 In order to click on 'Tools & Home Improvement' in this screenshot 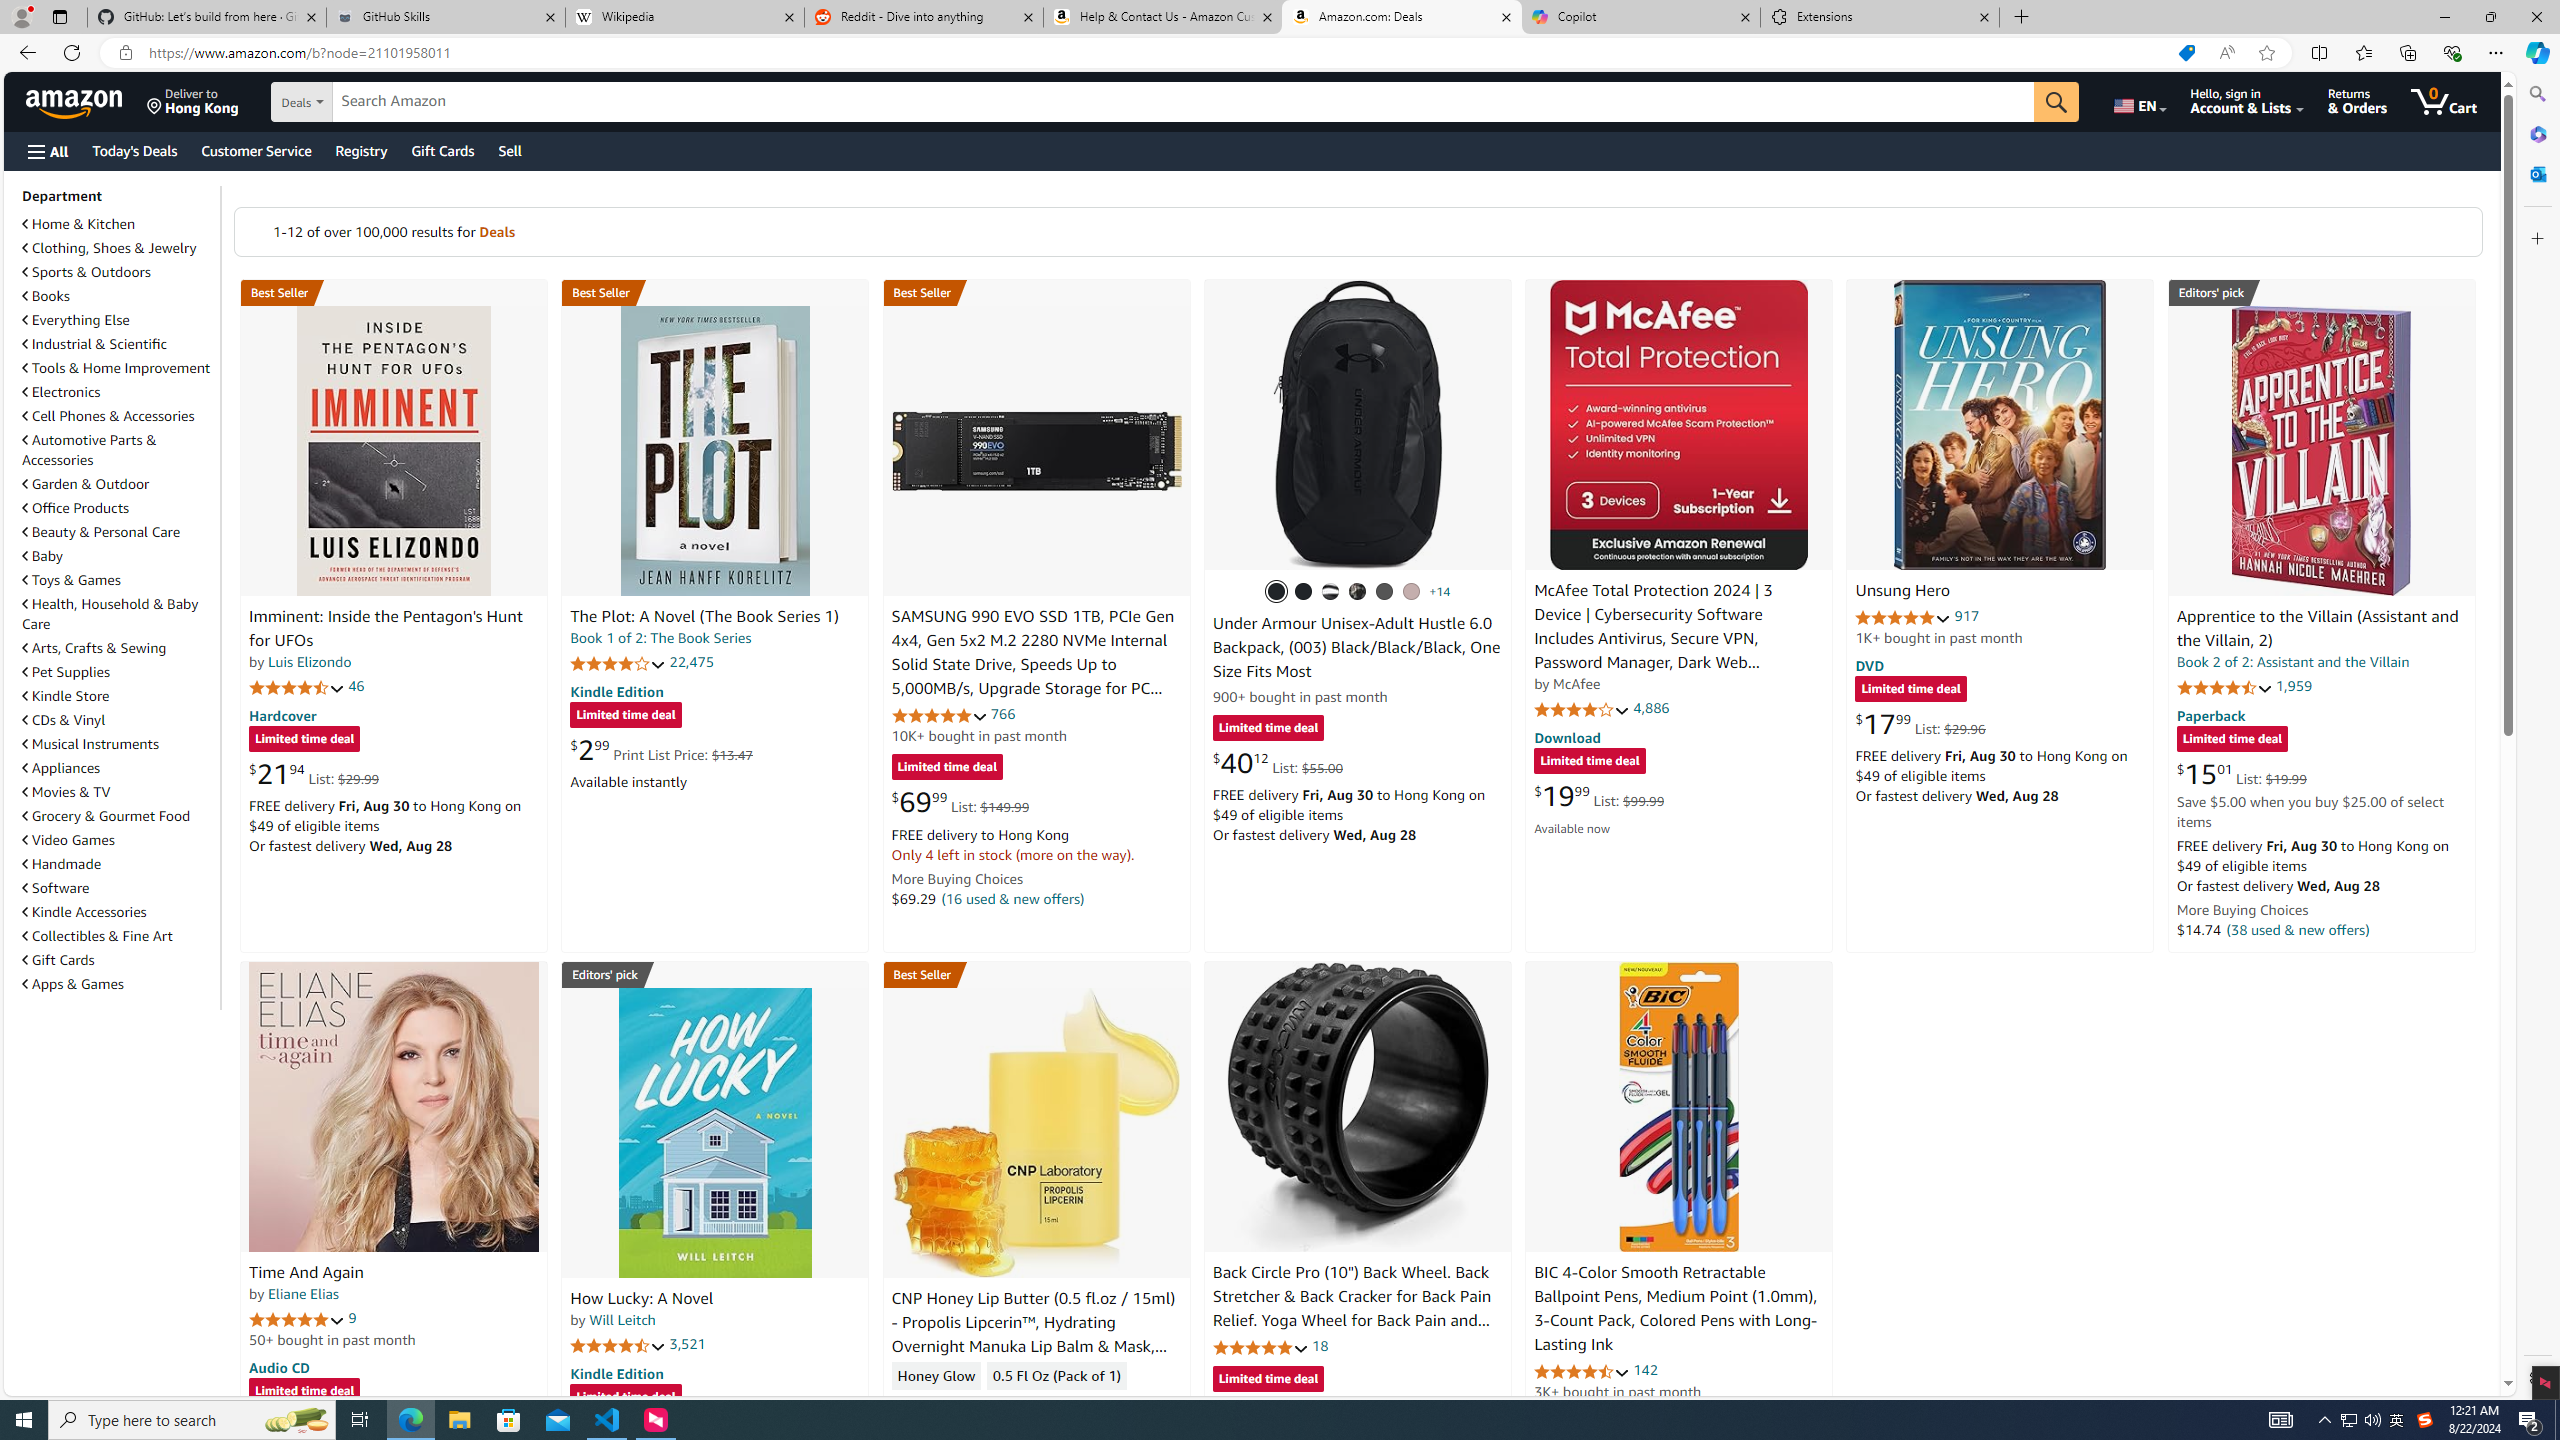, I will do `click(118, 367)`.